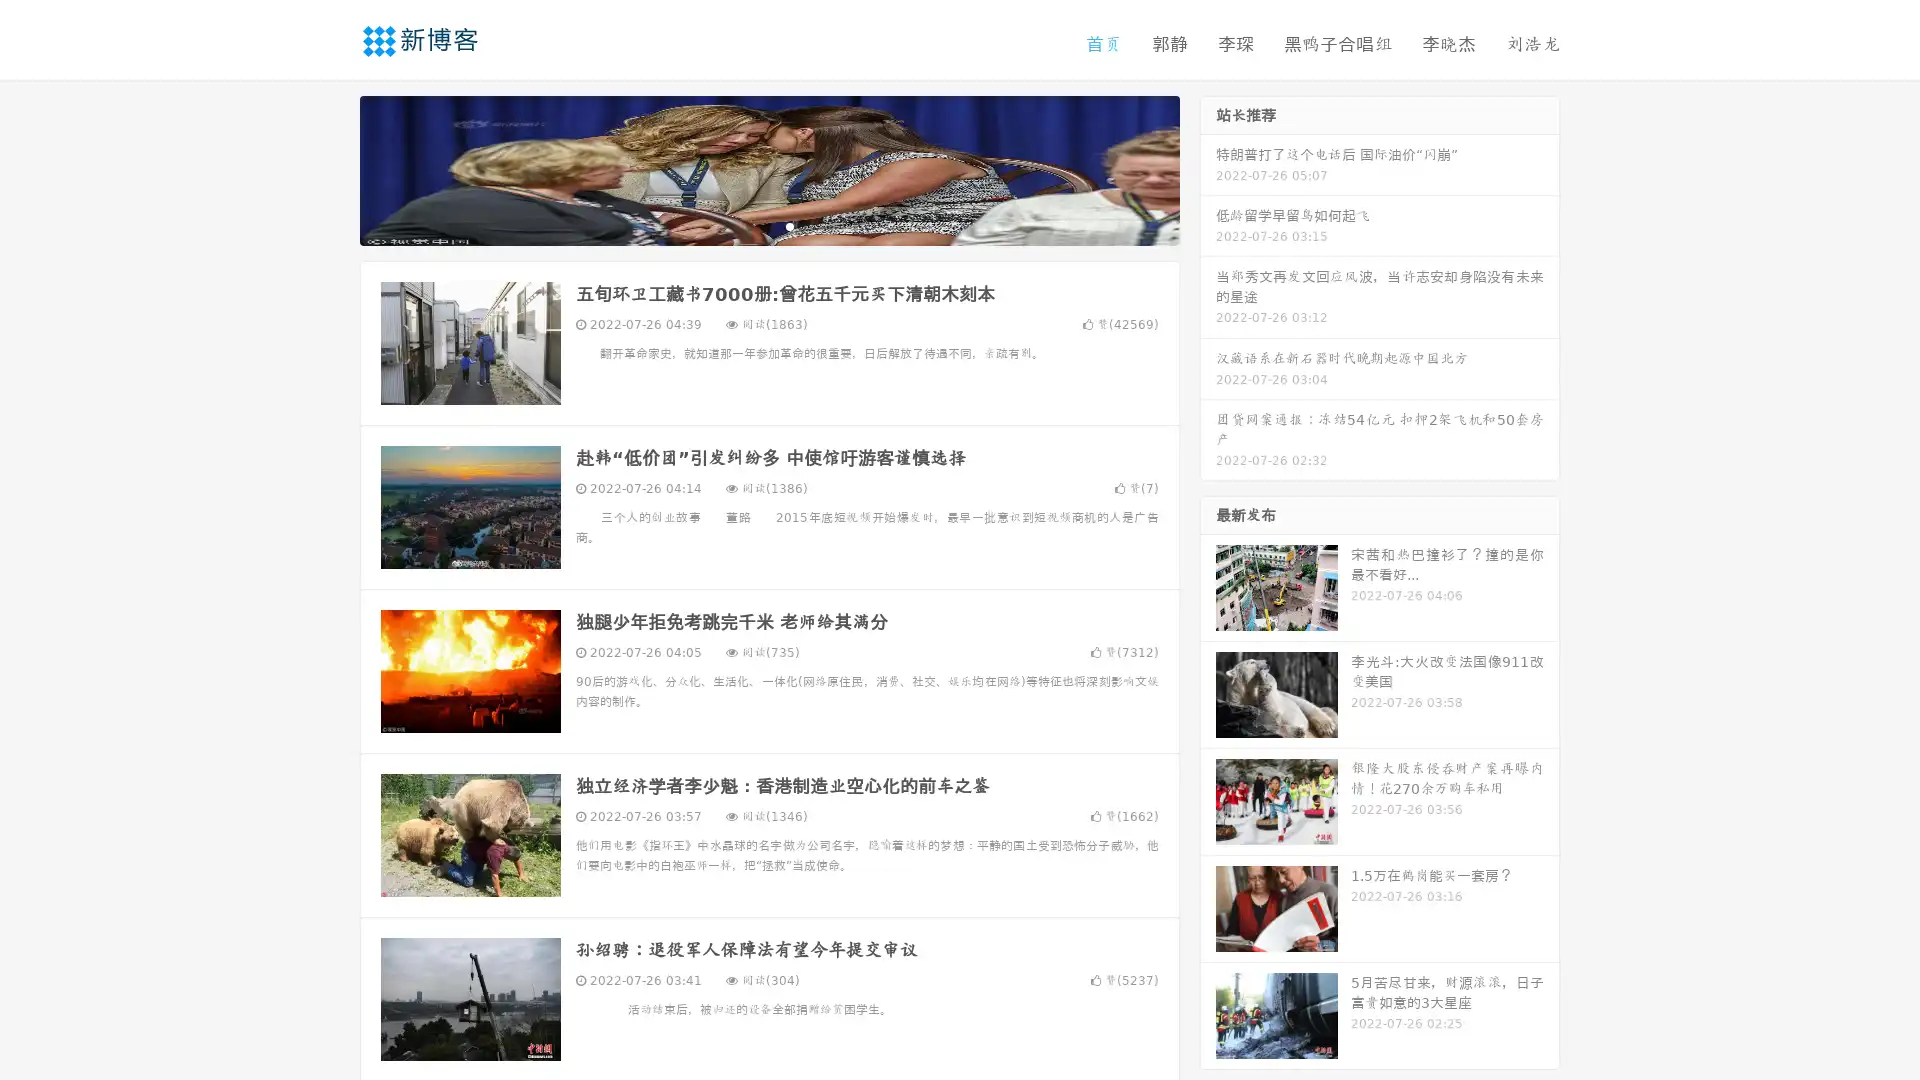 This screenshot has width=1920, height=1080. I want to click on Go to slide 3, so click(789, 225).